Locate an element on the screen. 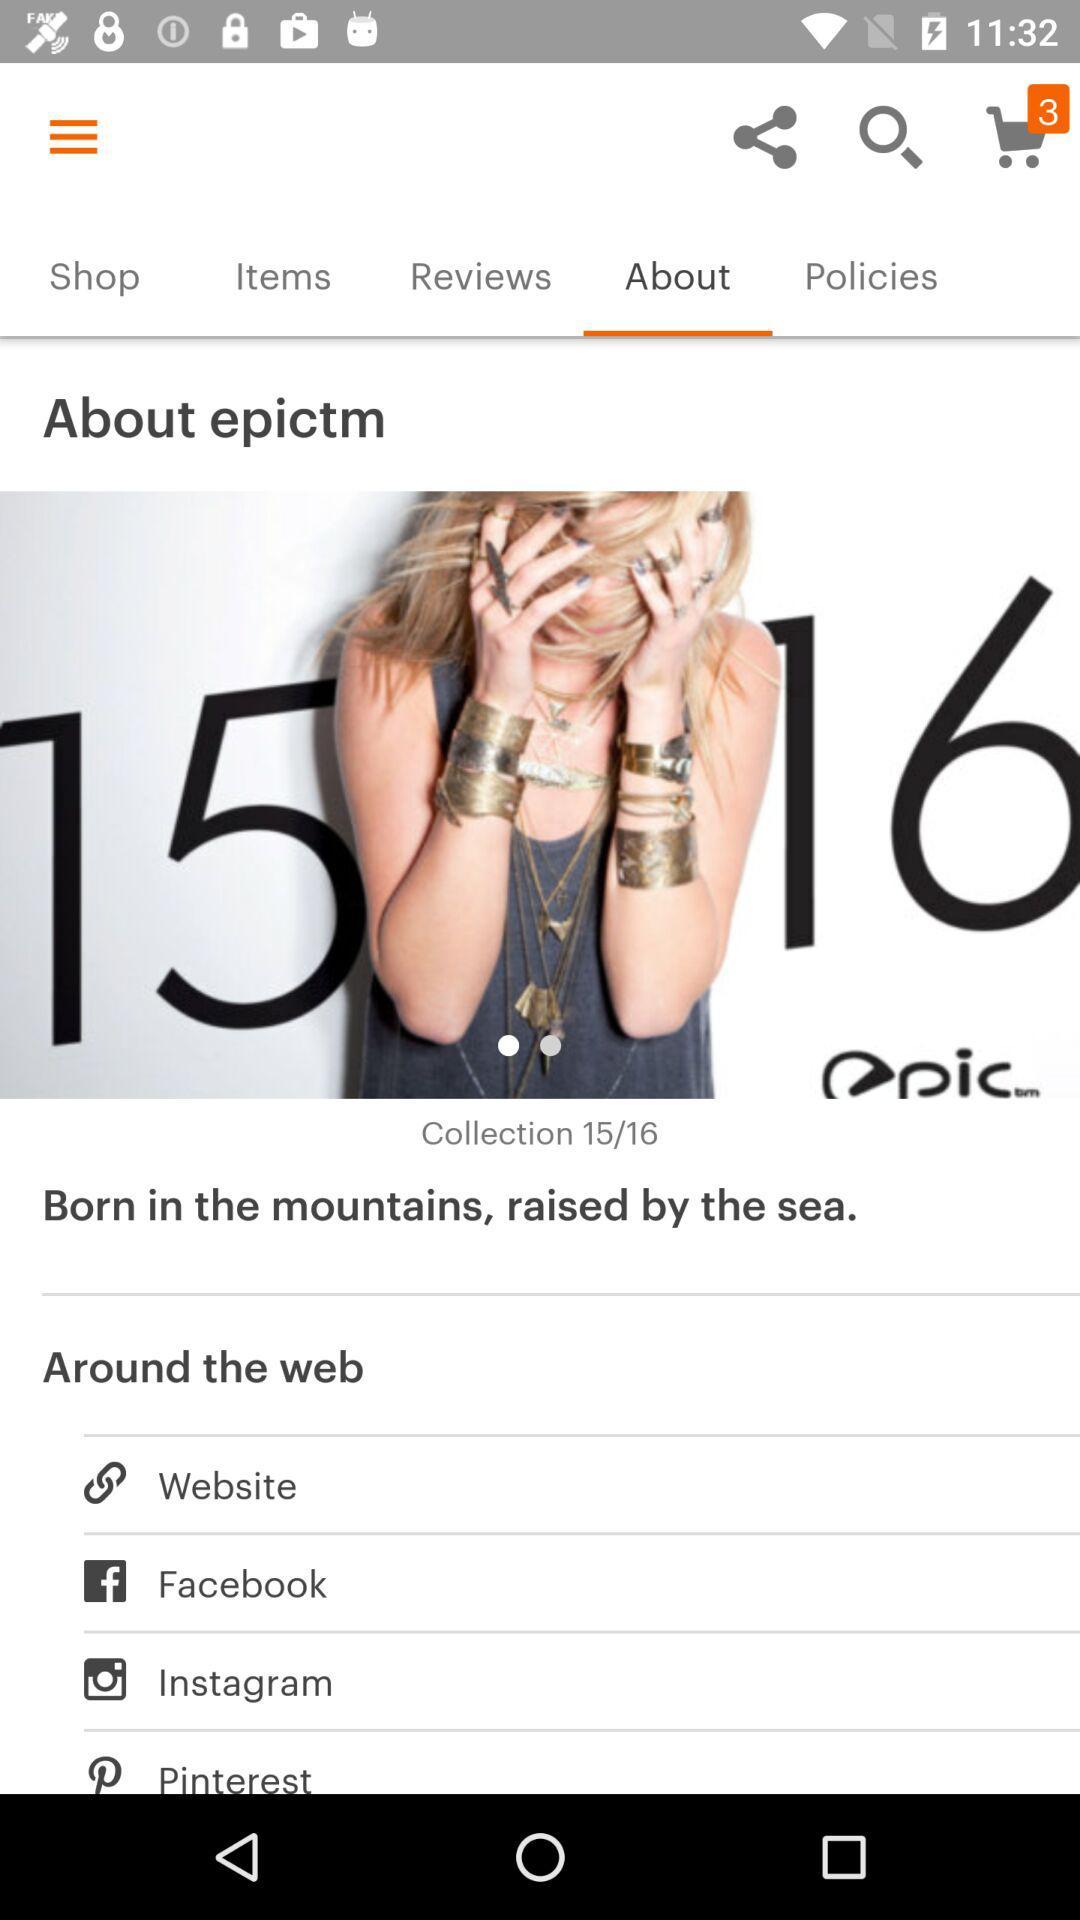 The width and height of the screenshot is (1080, 1920). the instagram item is located at coordinates (560, 1679).